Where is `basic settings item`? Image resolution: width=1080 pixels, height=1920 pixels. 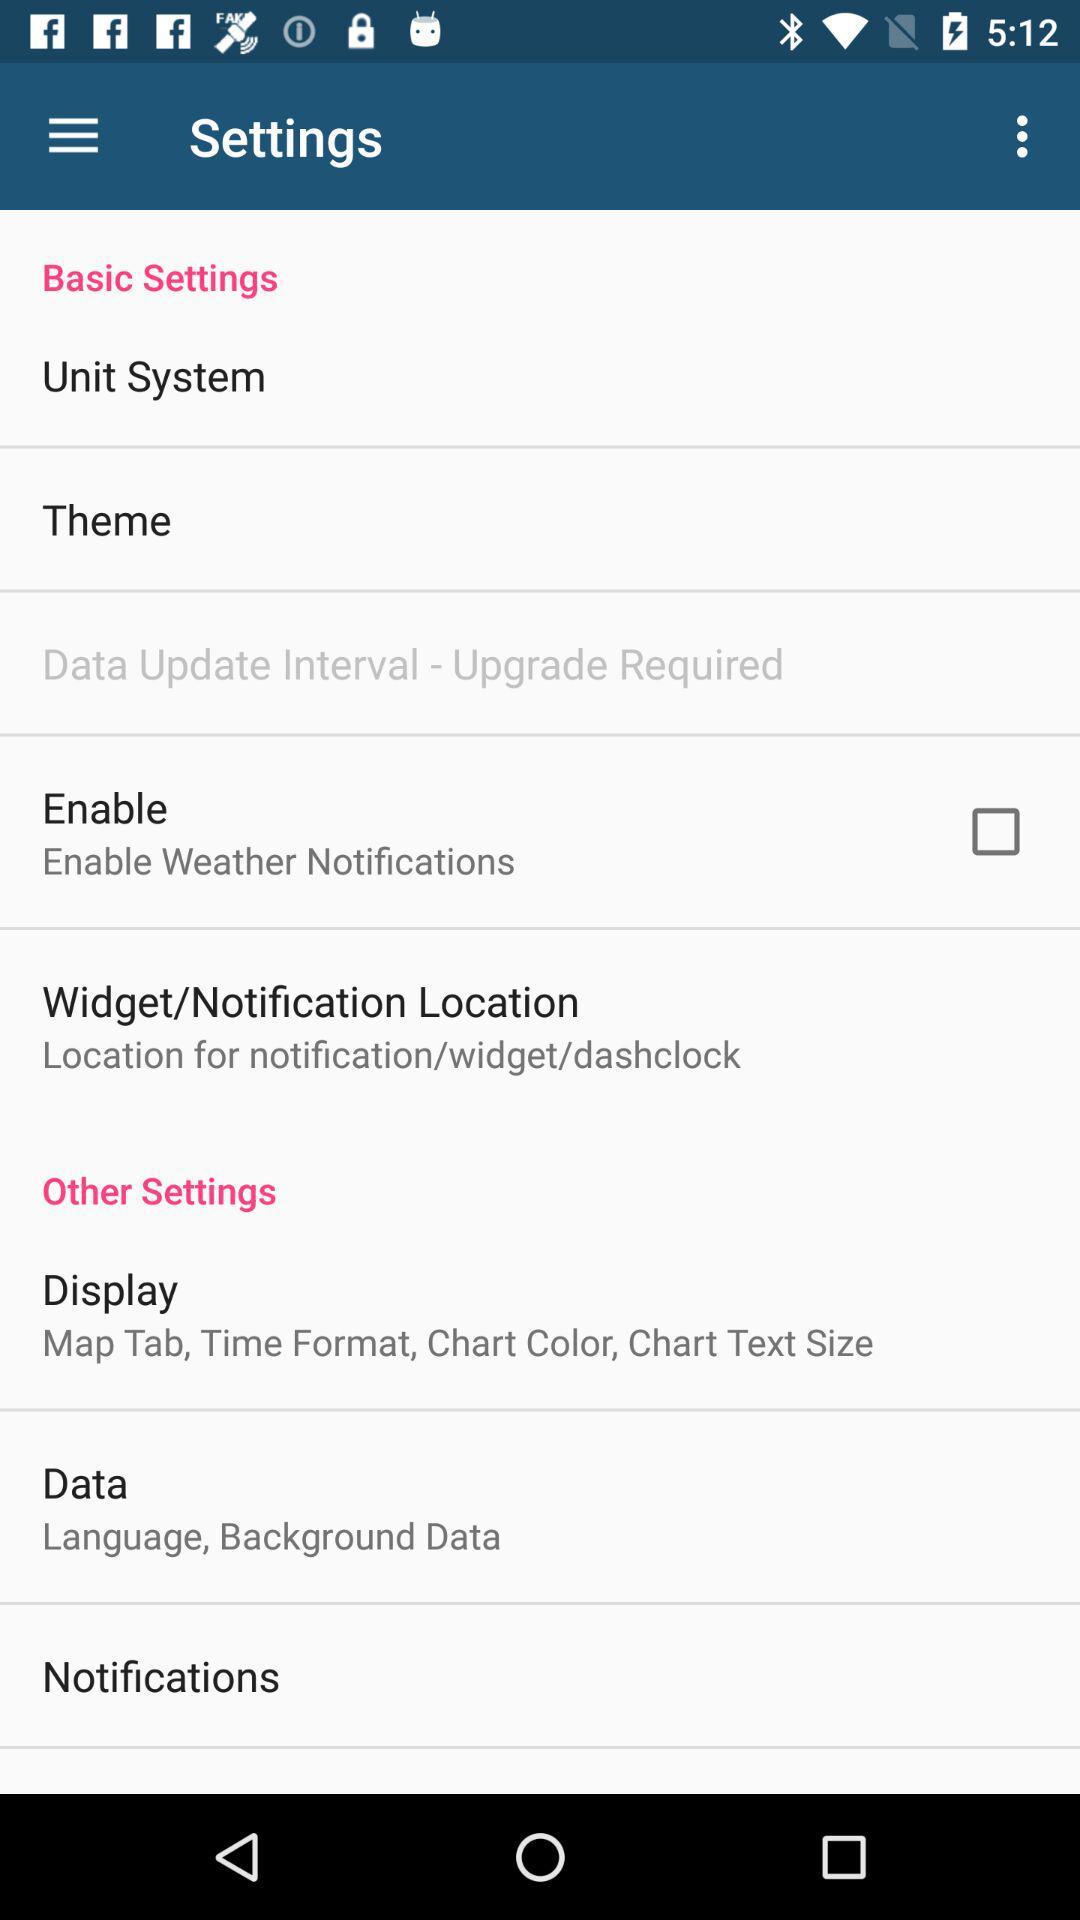 basic settings item is located at coordinates (540, 254).